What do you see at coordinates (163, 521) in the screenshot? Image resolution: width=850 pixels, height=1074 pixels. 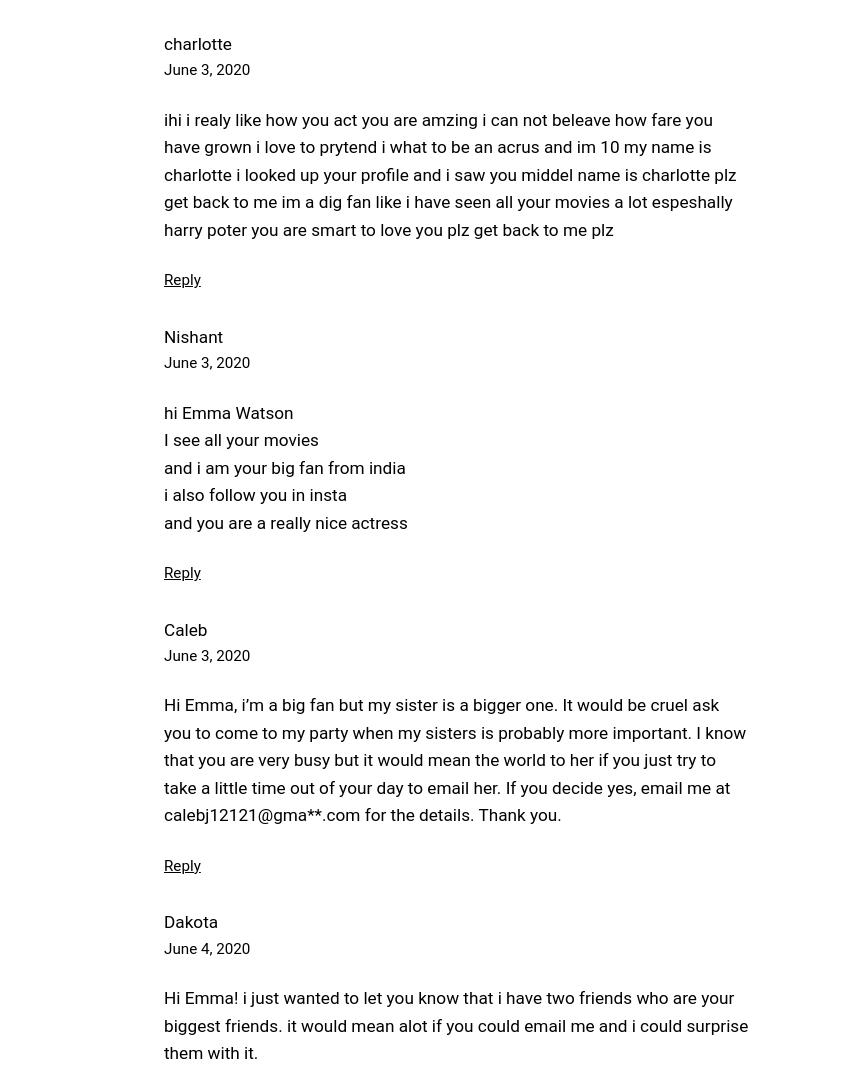 I see `'and you are a really nice actress'` at bounding box center [163, 521].